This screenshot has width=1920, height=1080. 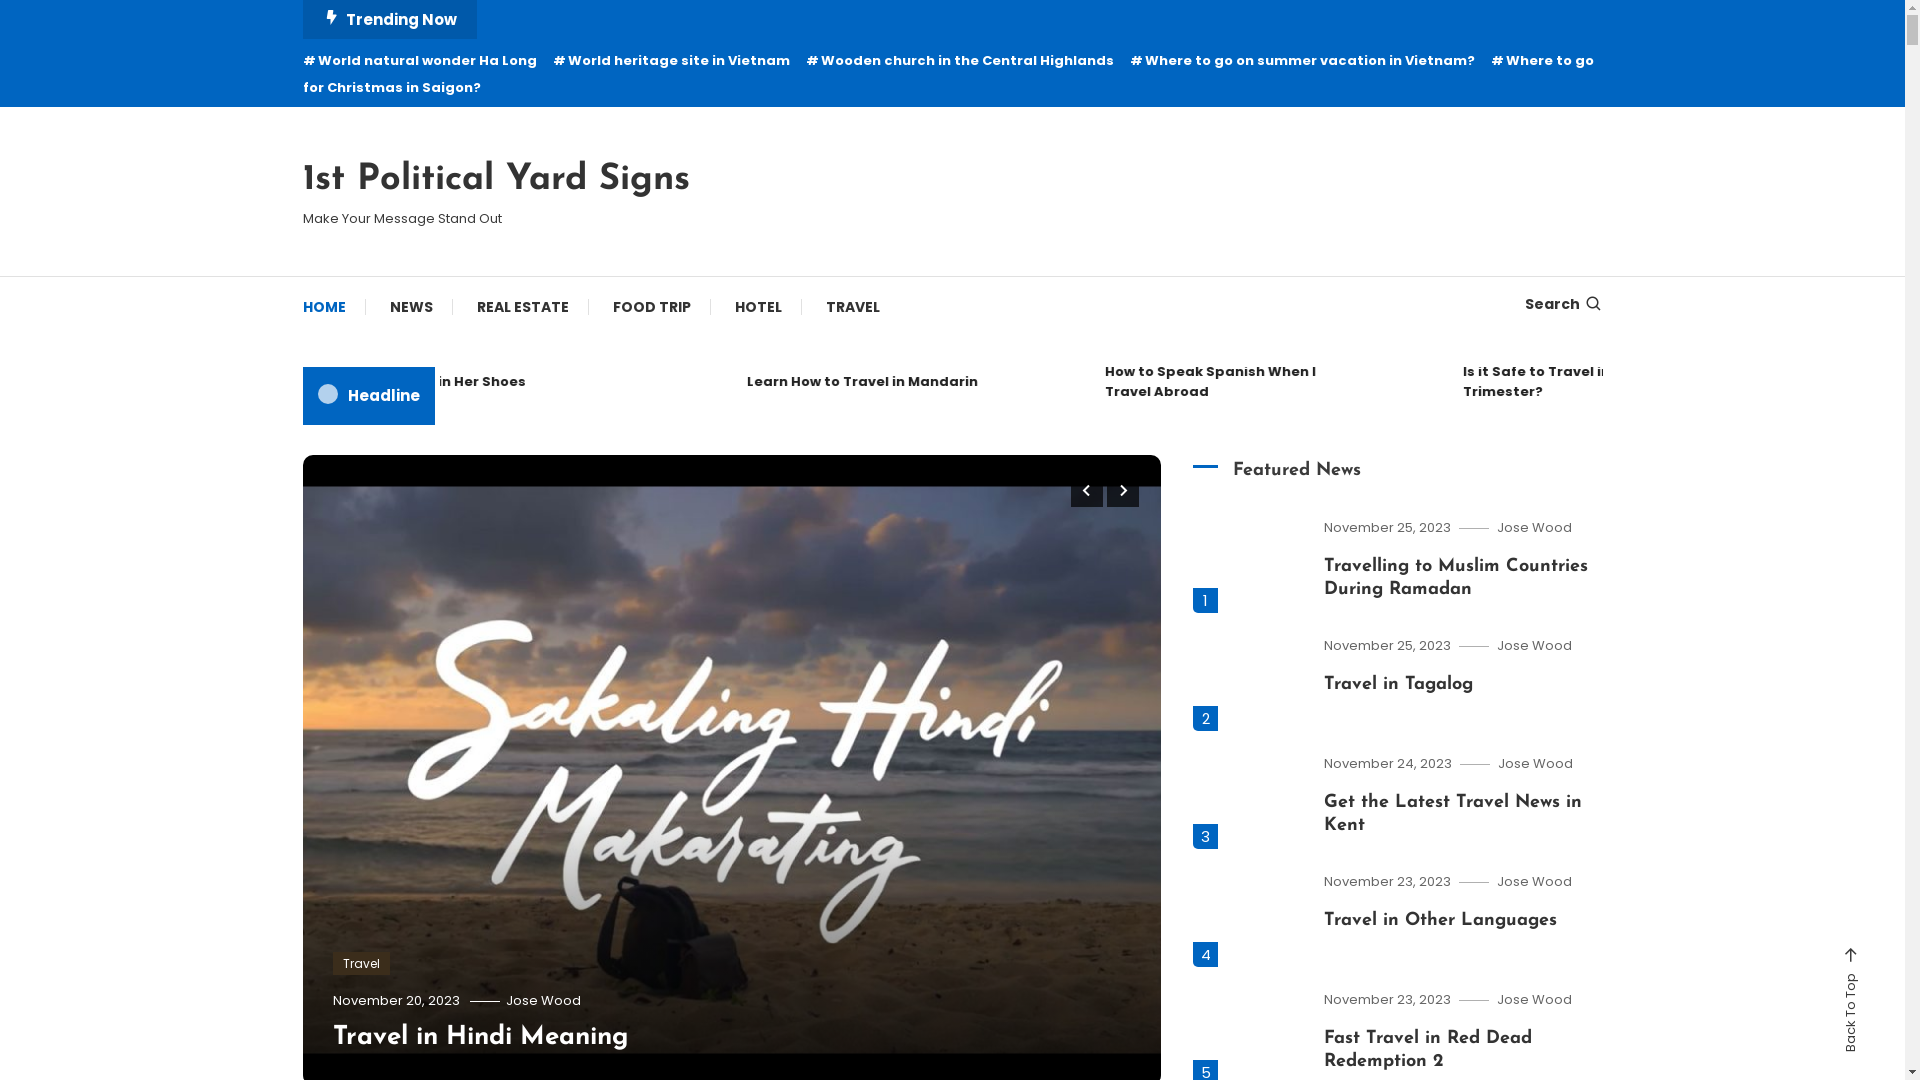 What do you see at coordinates (395, 1000) in the screenshot?
I see `'November 20, 2023'` at bounding box center [395, 1000].